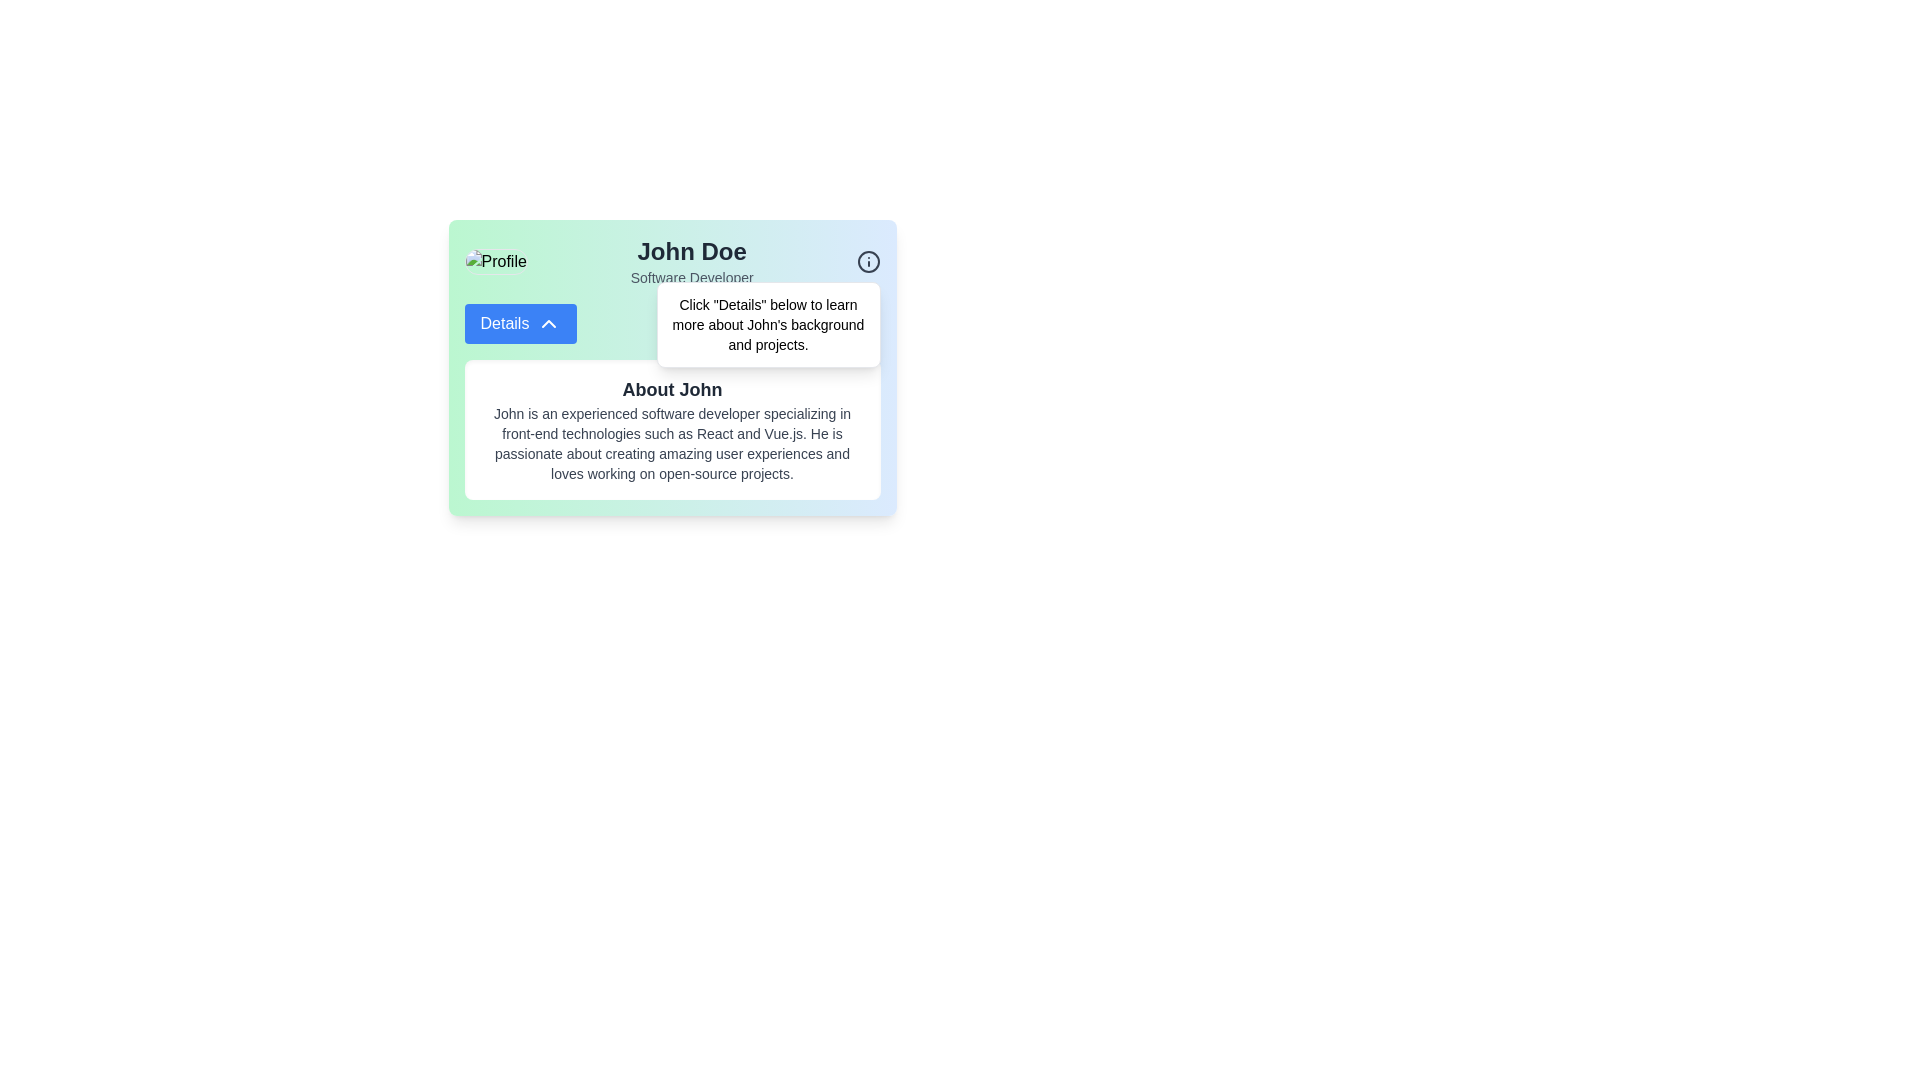 The width and height of the screenshot is (1920, 1080). I want to click on the text heading that serves as a title for the informational section about John, positioned below the 'Details' button and above the descriptive paragraph, so click(672, 389).